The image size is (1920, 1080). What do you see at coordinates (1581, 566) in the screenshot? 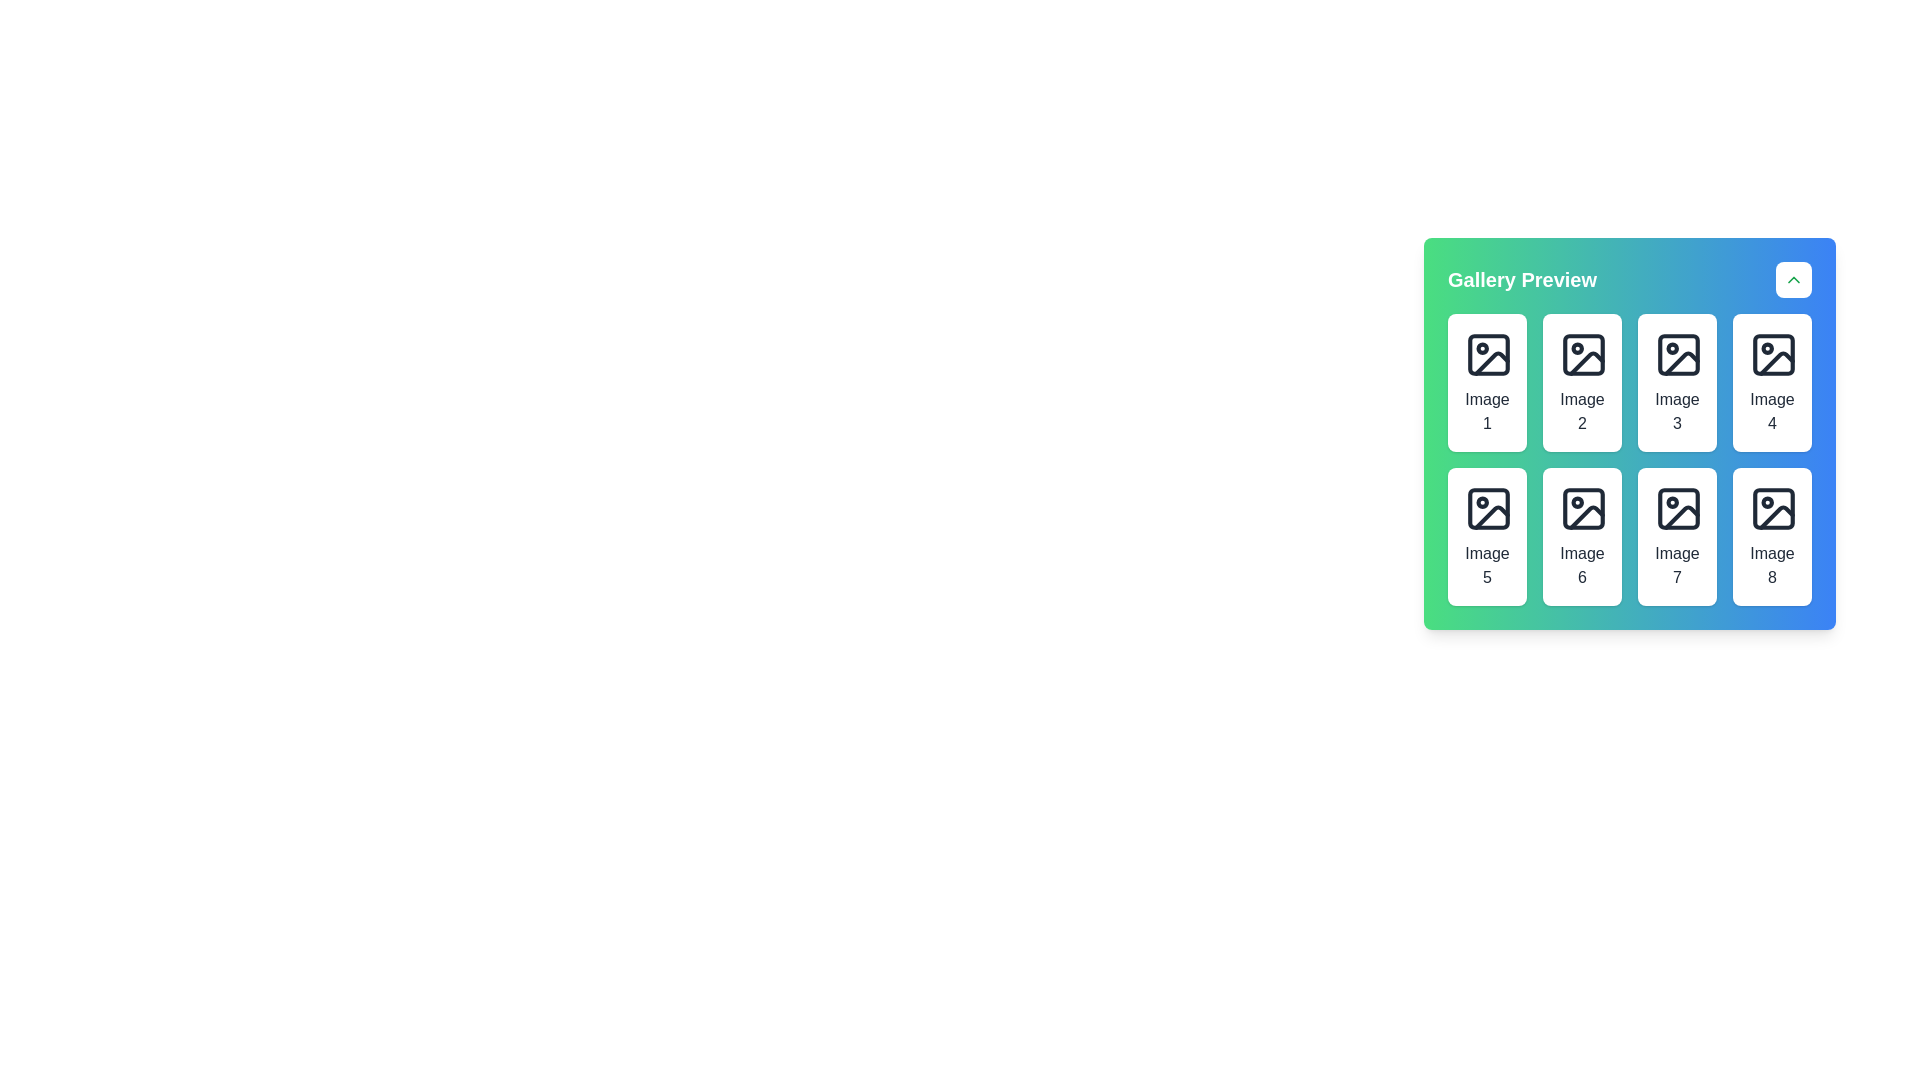
I see `the text label reading 'Image 6', which is styled in a centered format and located beneath the image icon in the Gallery Preview card` at bounding box center [1581, 566].